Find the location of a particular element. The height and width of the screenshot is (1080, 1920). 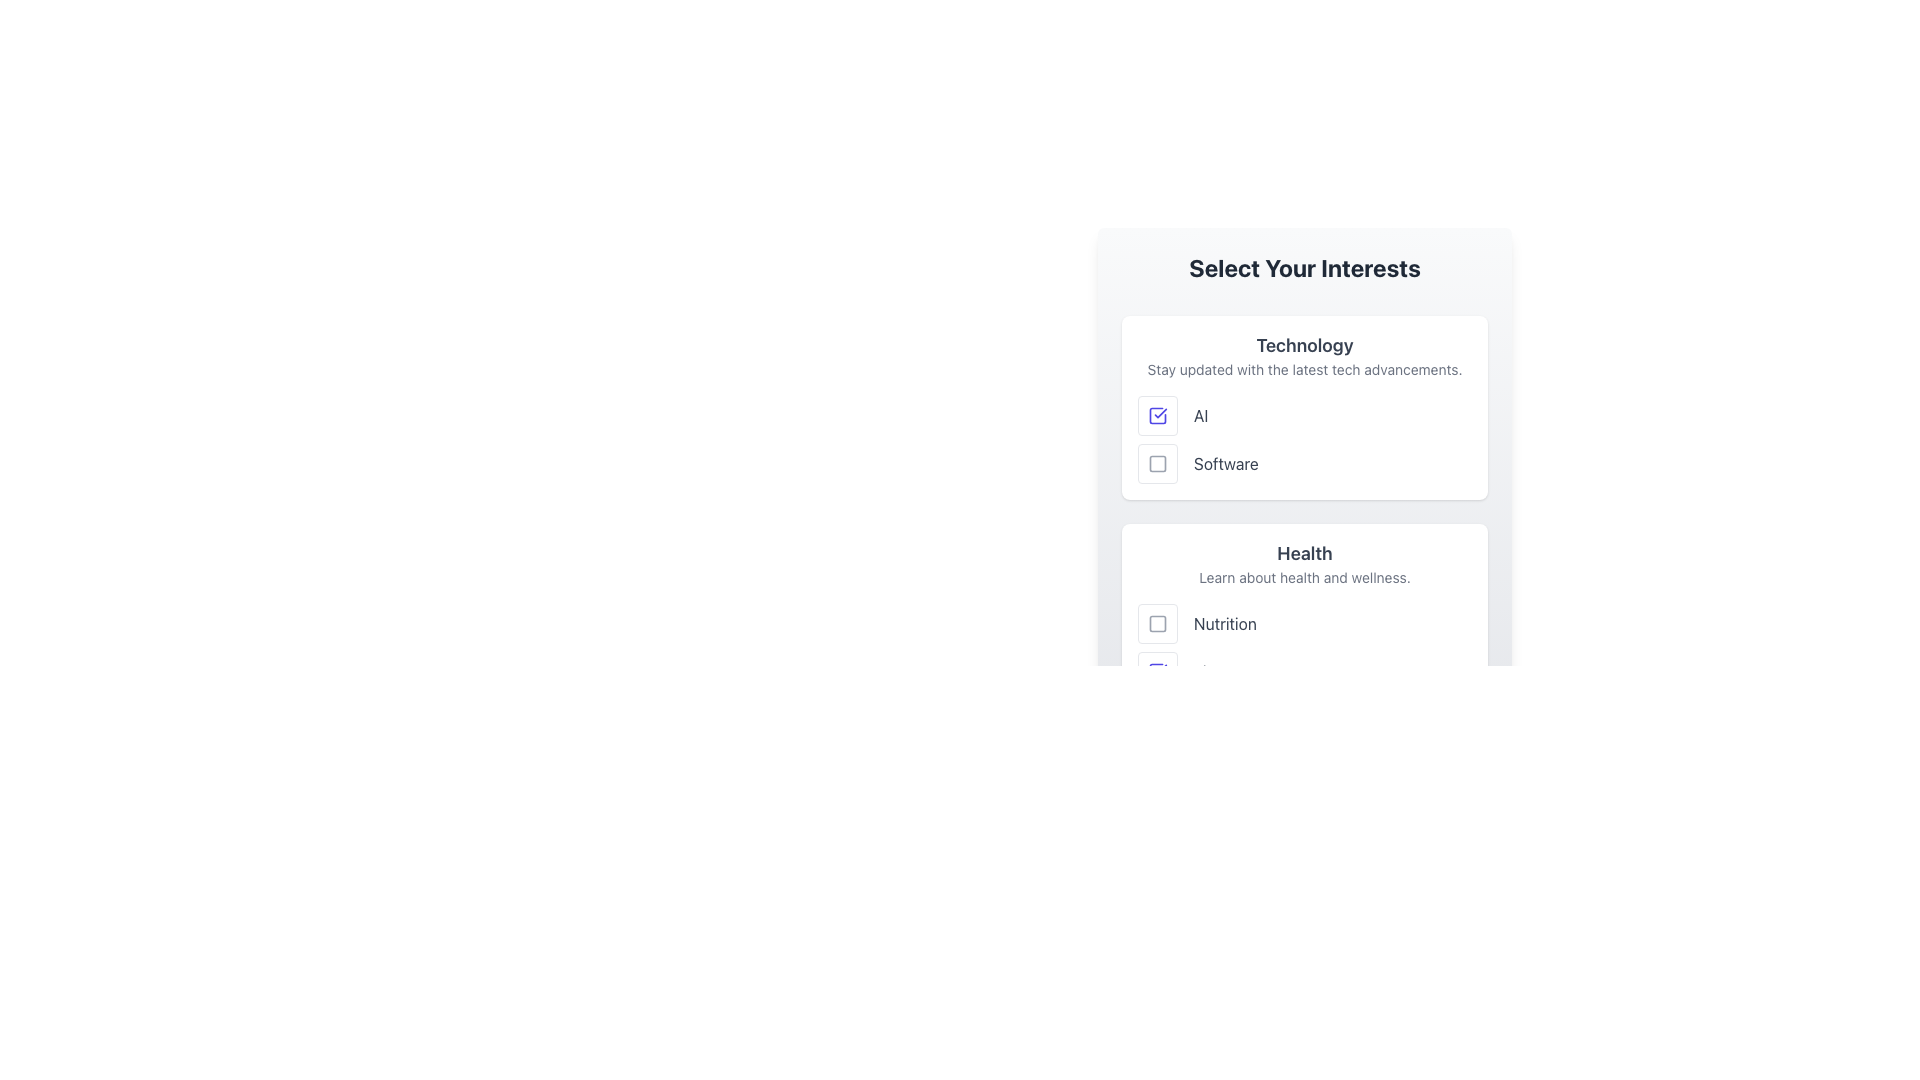

the text label providing supplementary information related to the 'Health' section, which is positioned below the heading 'Health' and above the list items 'Nutrition' and 'Fitness' is located at coordinates (1305, 578).